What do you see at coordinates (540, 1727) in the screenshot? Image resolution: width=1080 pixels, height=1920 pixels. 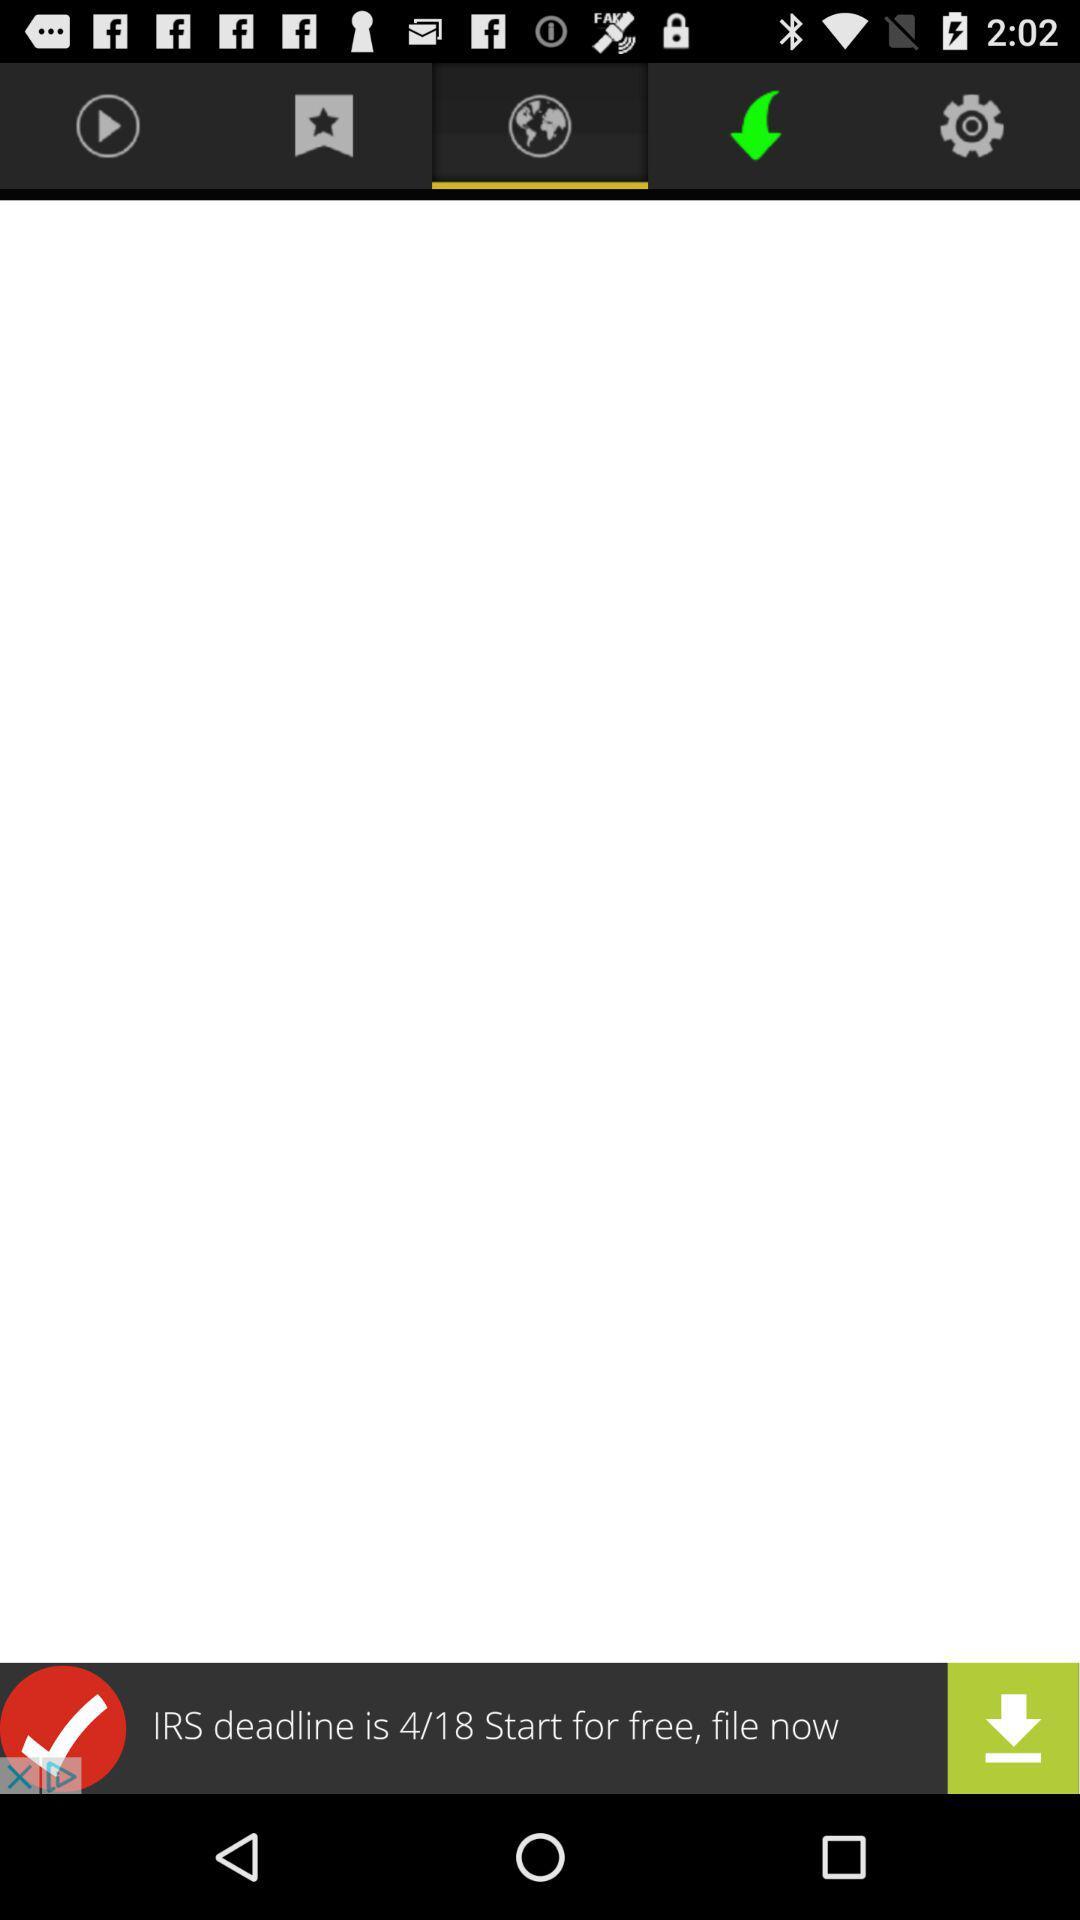 I see `advertisement` at bounding box center [540, 1727].